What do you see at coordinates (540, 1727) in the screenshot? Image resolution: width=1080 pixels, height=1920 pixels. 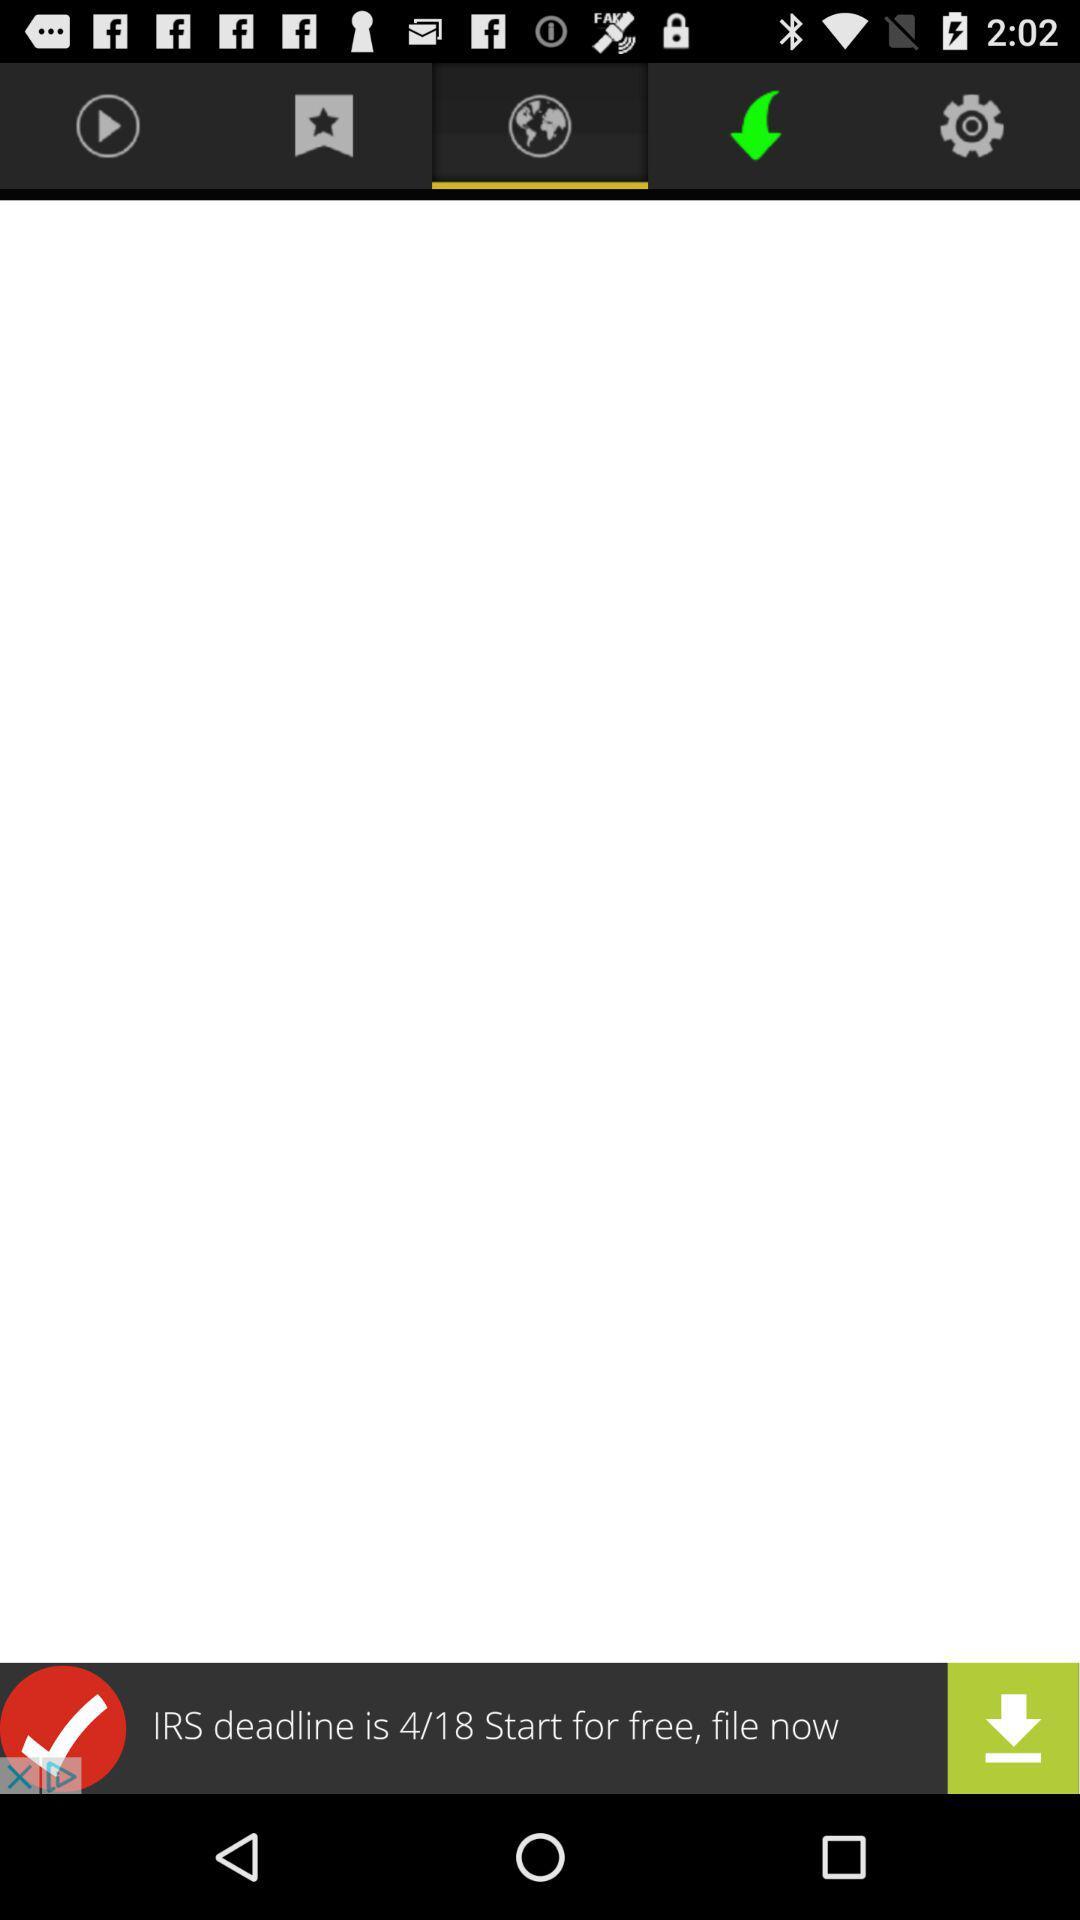 I see `advertisement` at bounding box center [540, 1727].